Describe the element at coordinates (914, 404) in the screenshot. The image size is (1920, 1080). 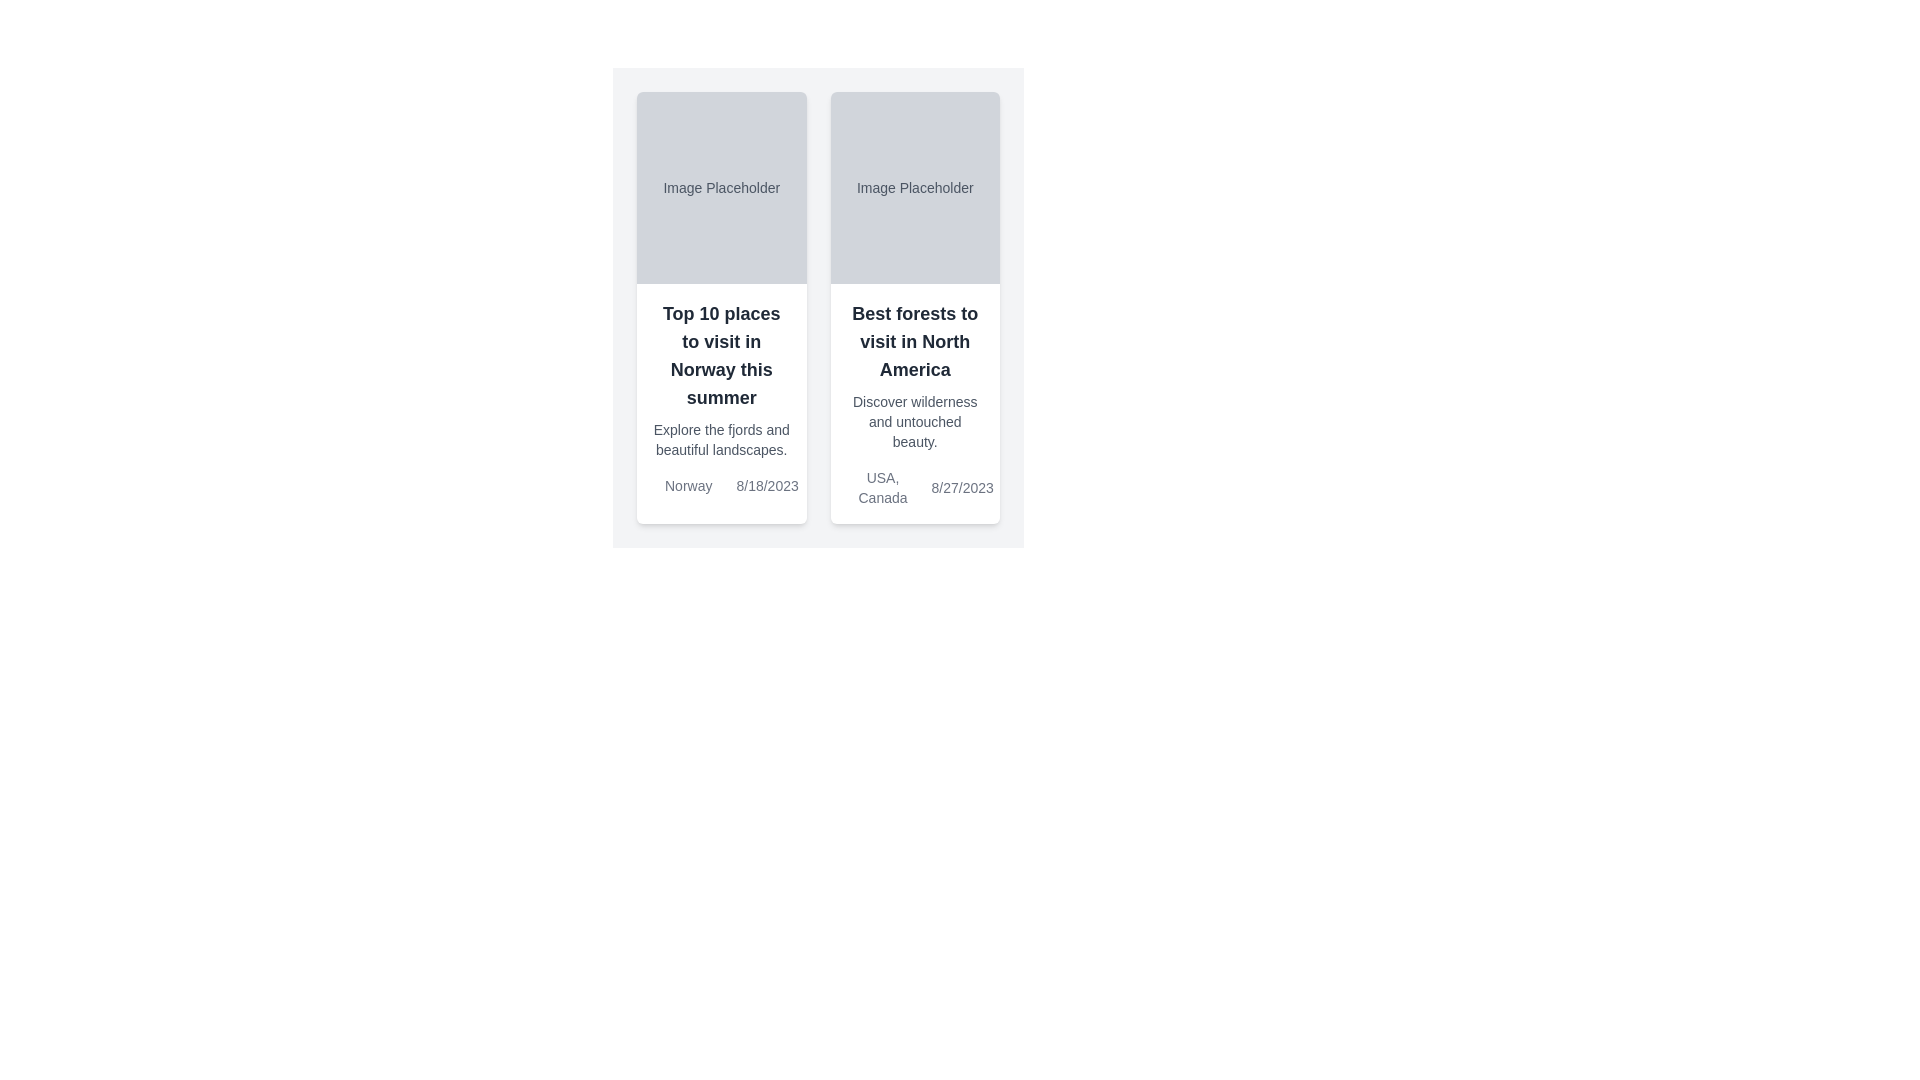
I see `textual content of the text block containing the title 'Best forests to visit in North America', subtitle 'Discover wilderness and untouched beauty', and footer details 'USA, Canada' and date '8/27/2023'` at that location.